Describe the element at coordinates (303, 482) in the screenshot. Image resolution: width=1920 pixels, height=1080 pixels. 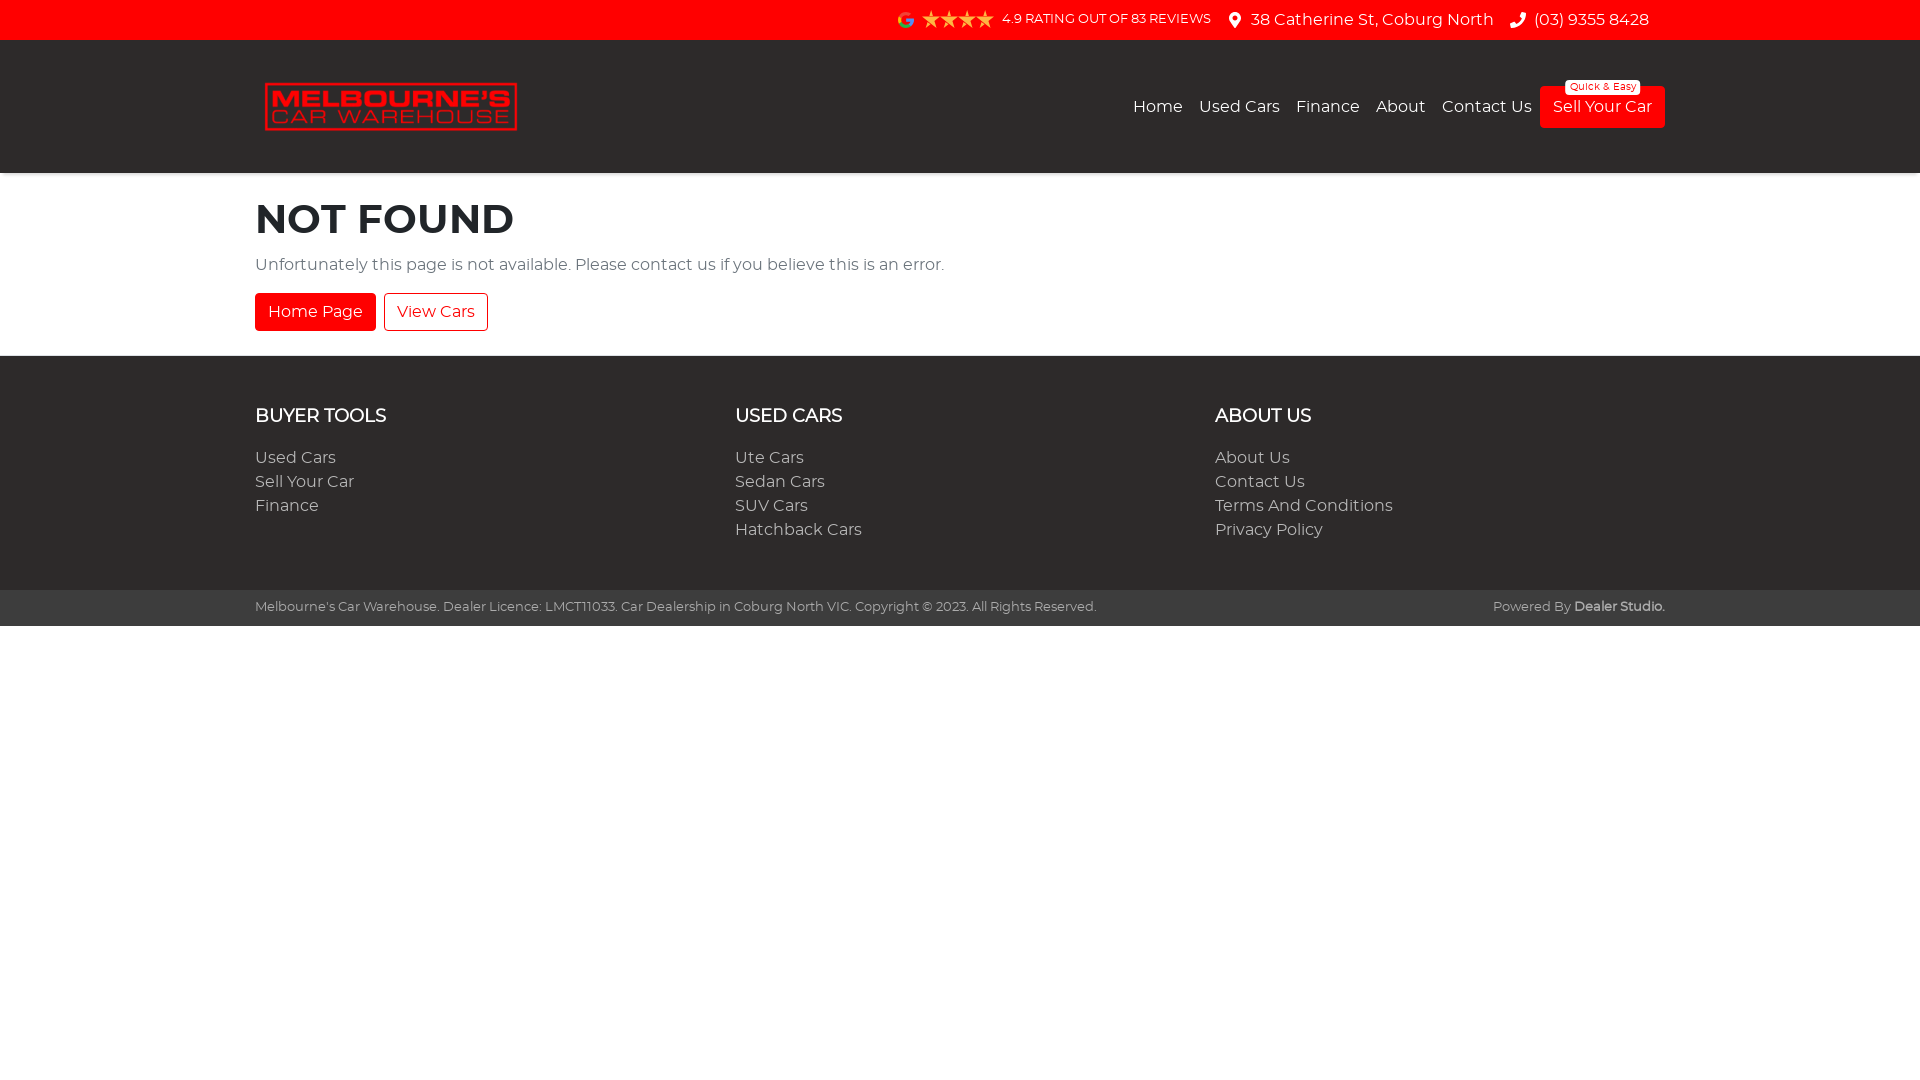
I see `'Sell Your Car'` at that location.